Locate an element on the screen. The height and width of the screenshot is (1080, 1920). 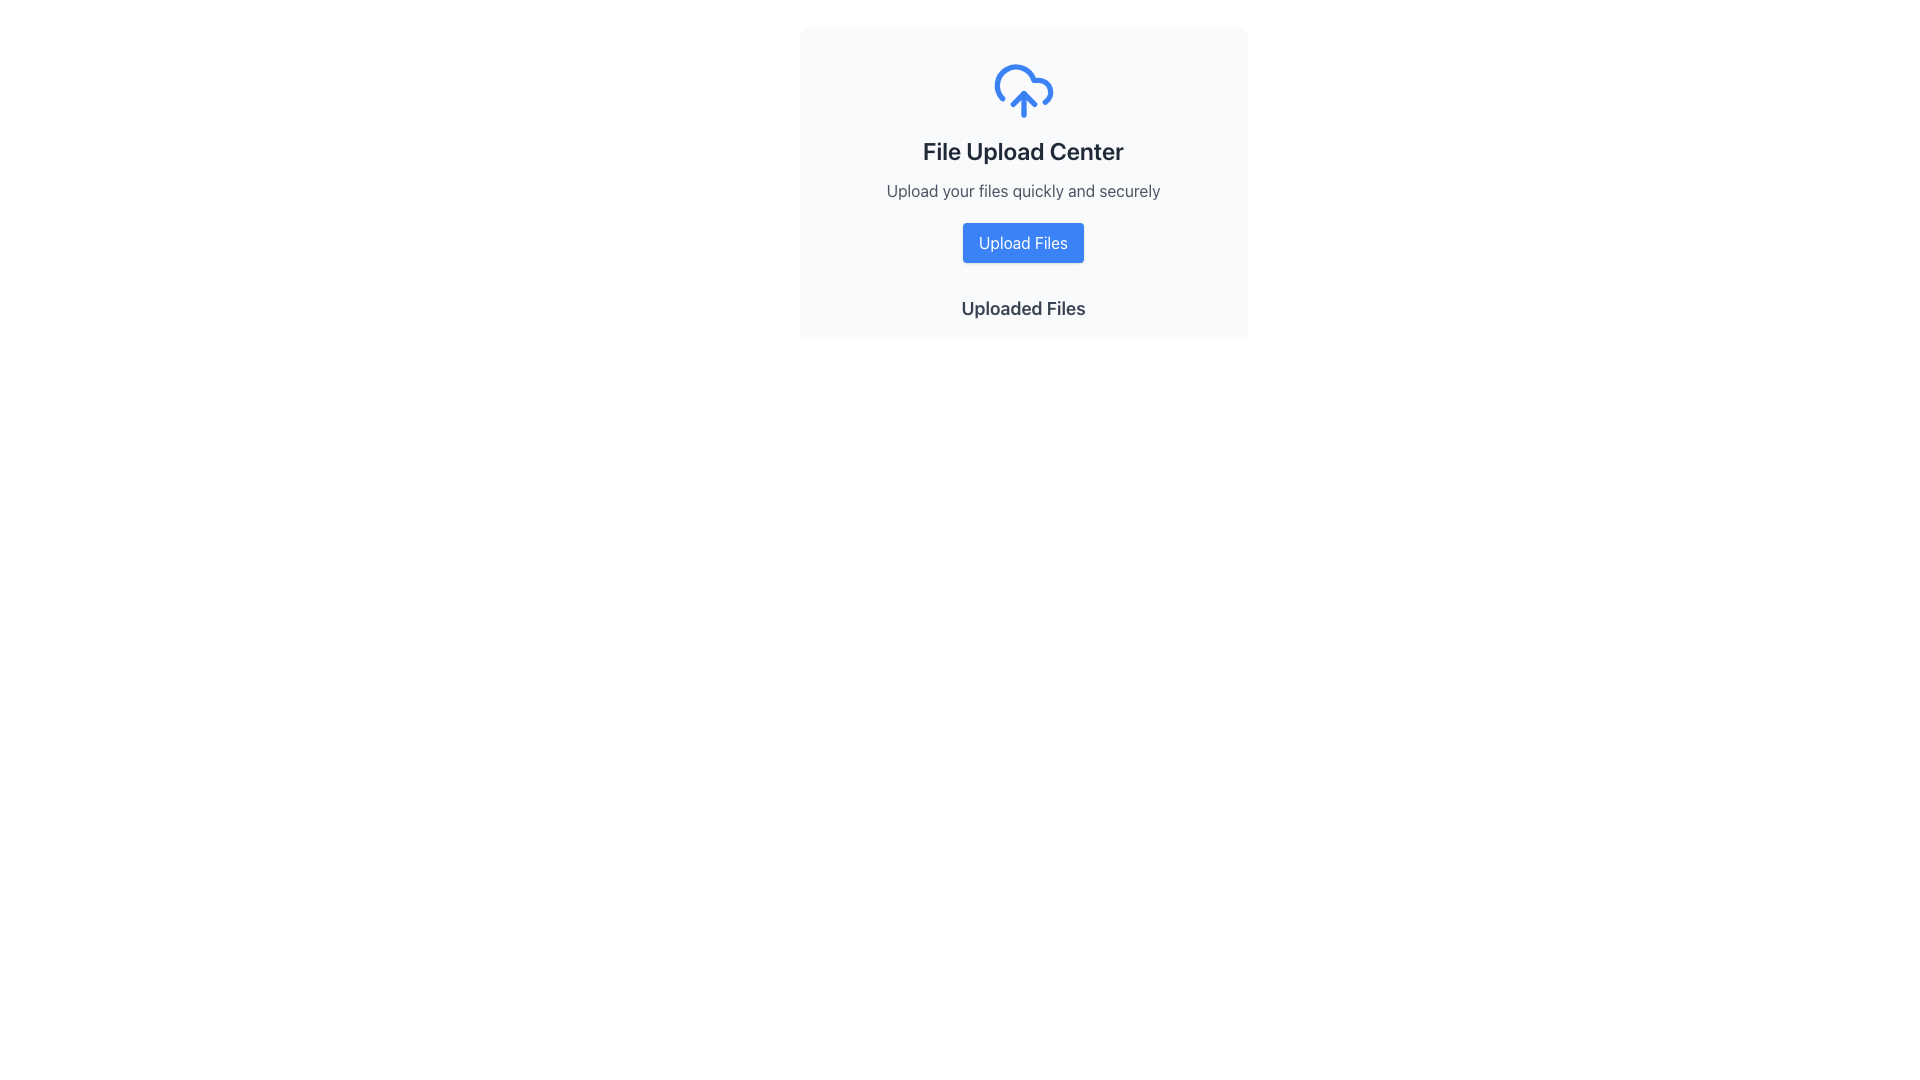
the label that serves as the title for the uploaded files section, located beneath the 'Upload Files' button is located at coordinates (1023, 308).